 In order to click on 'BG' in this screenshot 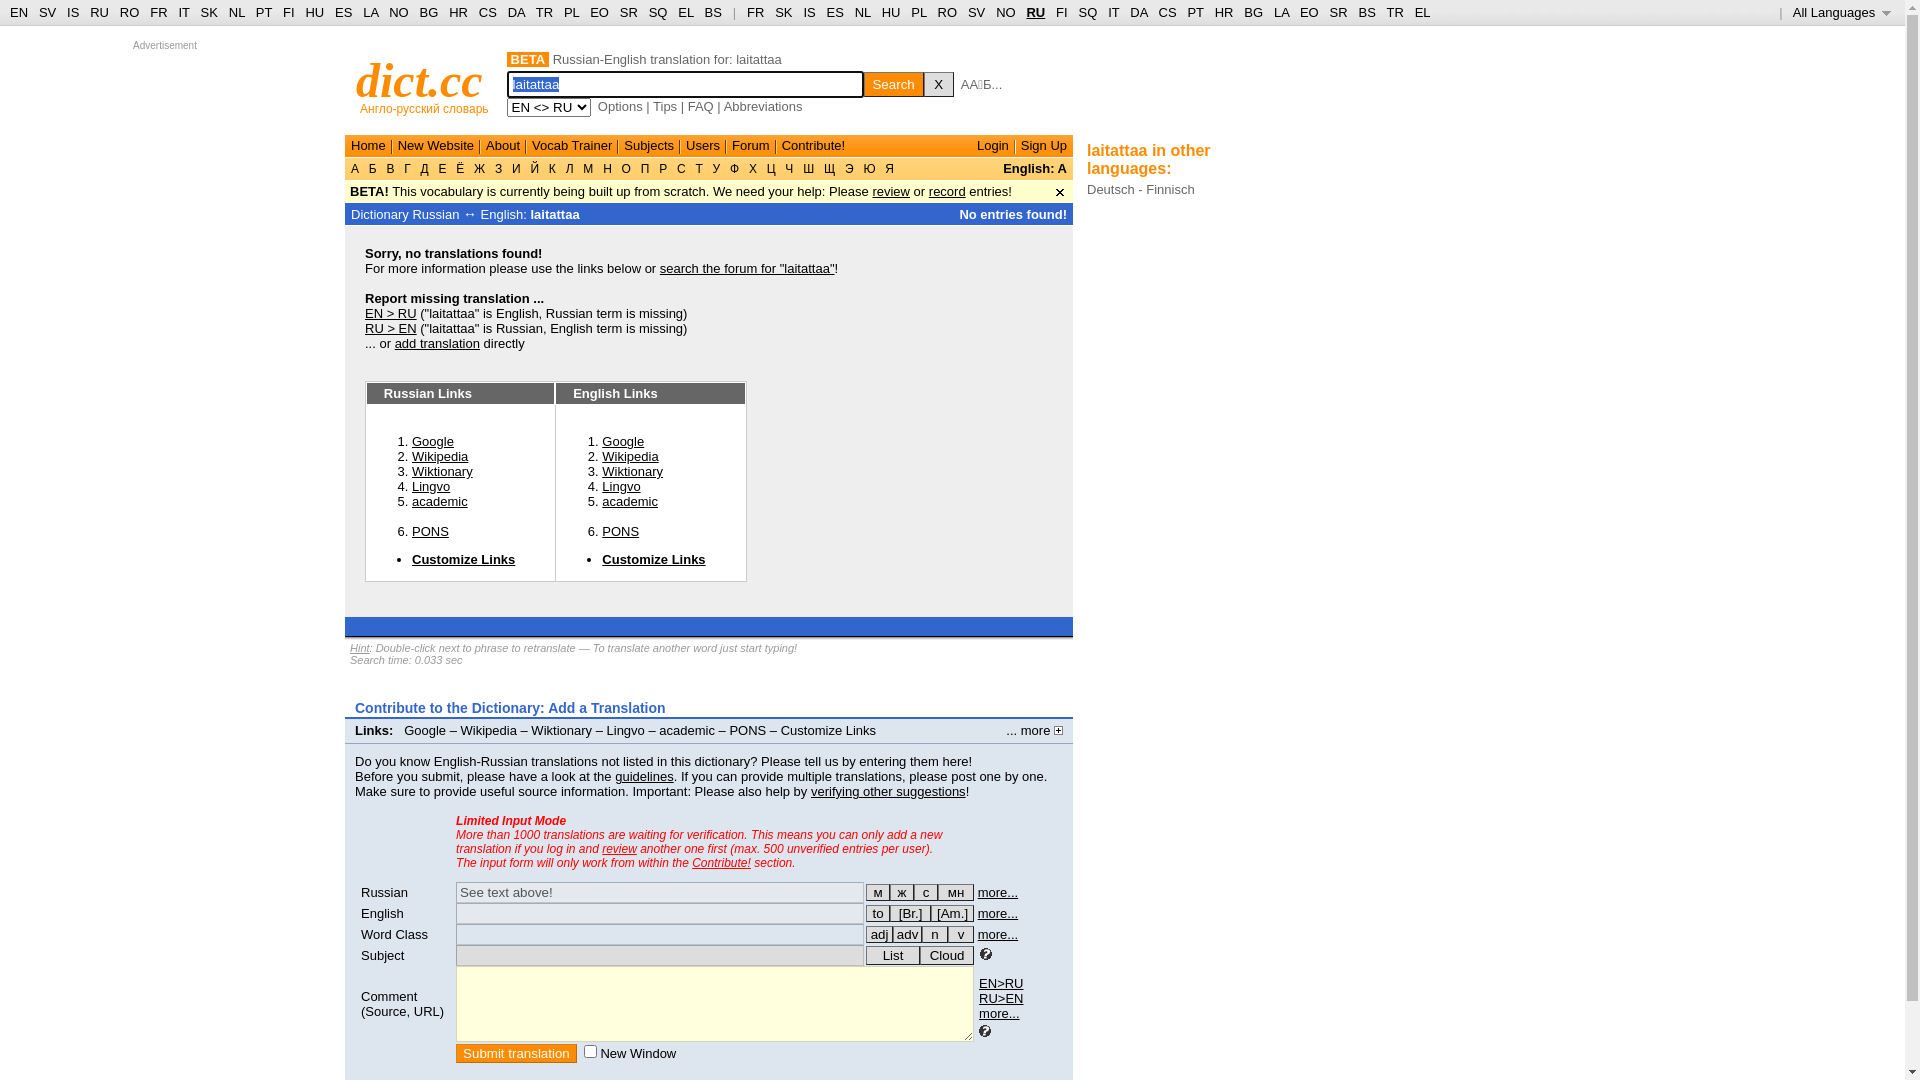, I will do `click(1242, 12)`.